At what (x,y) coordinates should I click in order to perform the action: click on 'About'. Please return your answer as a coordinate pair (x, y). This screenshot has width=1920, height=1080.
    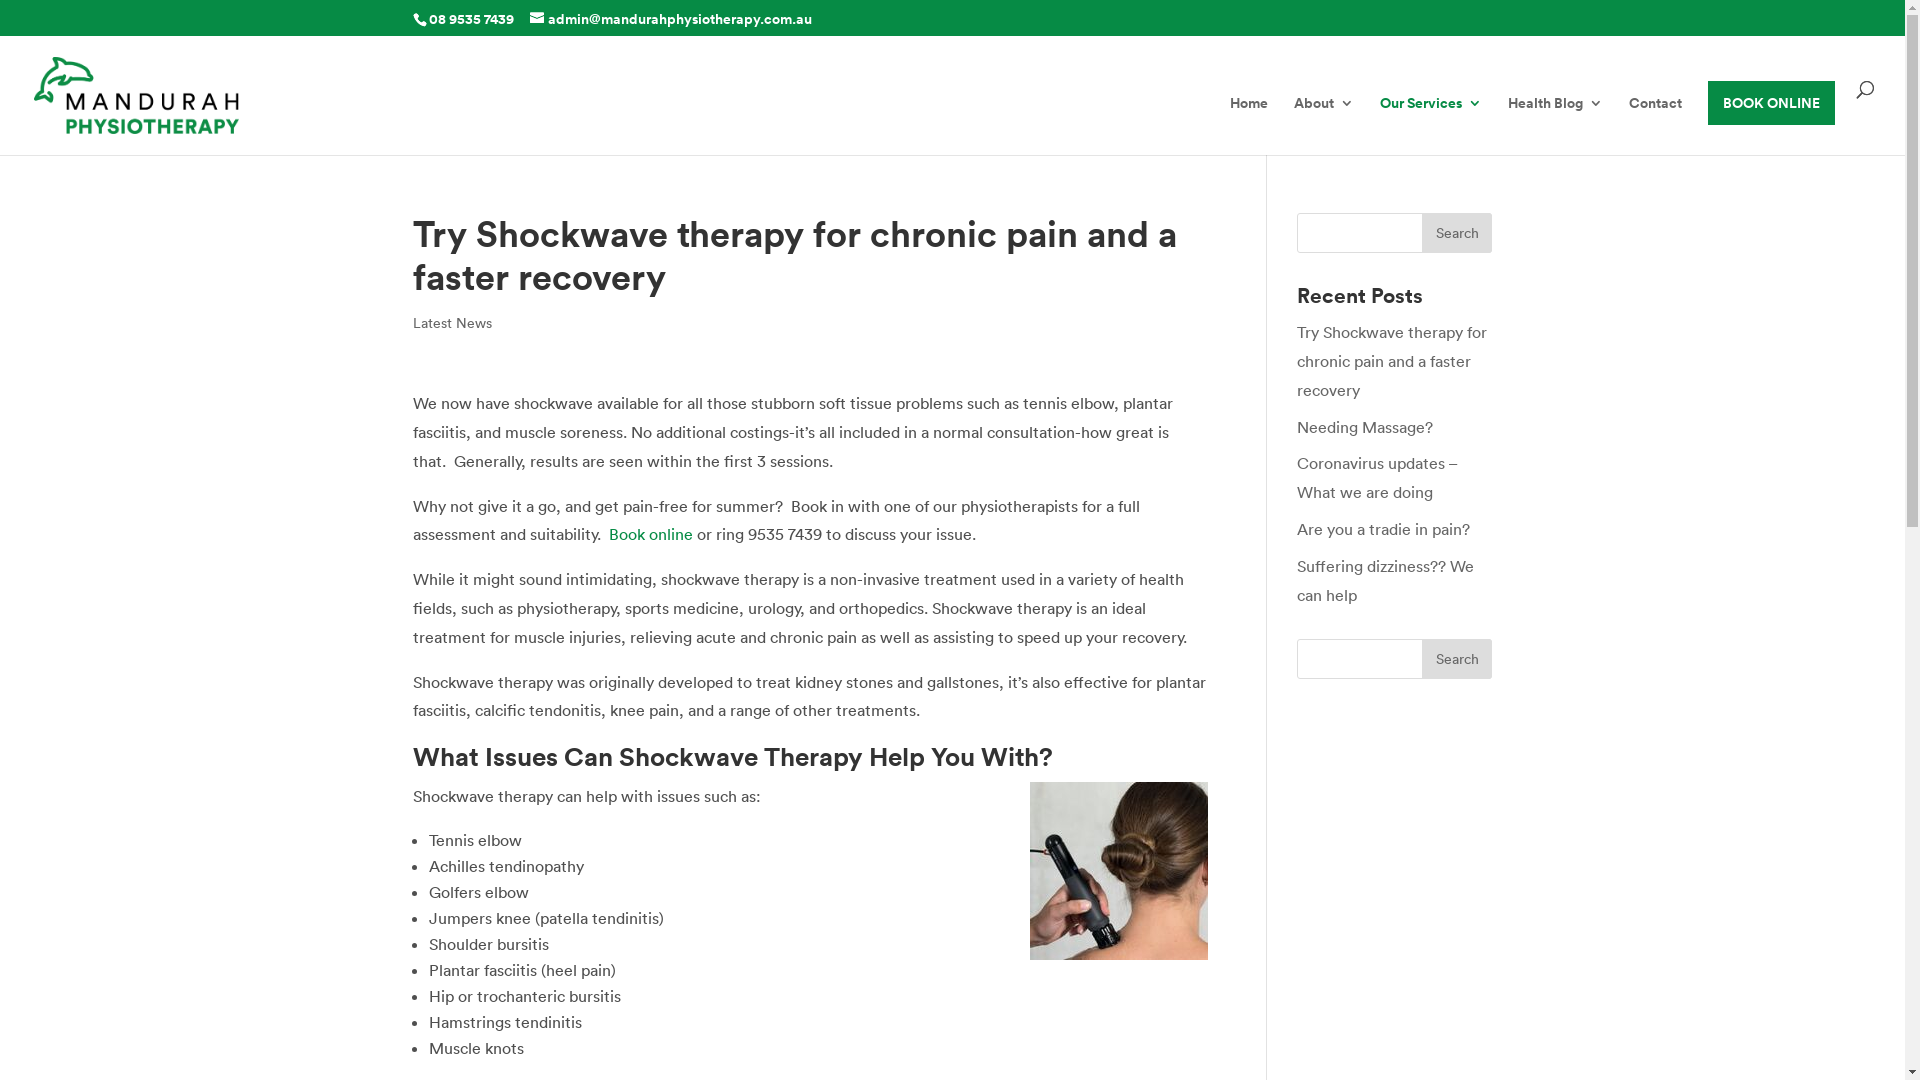
    Looking at the image, I should click on (1324, 125).